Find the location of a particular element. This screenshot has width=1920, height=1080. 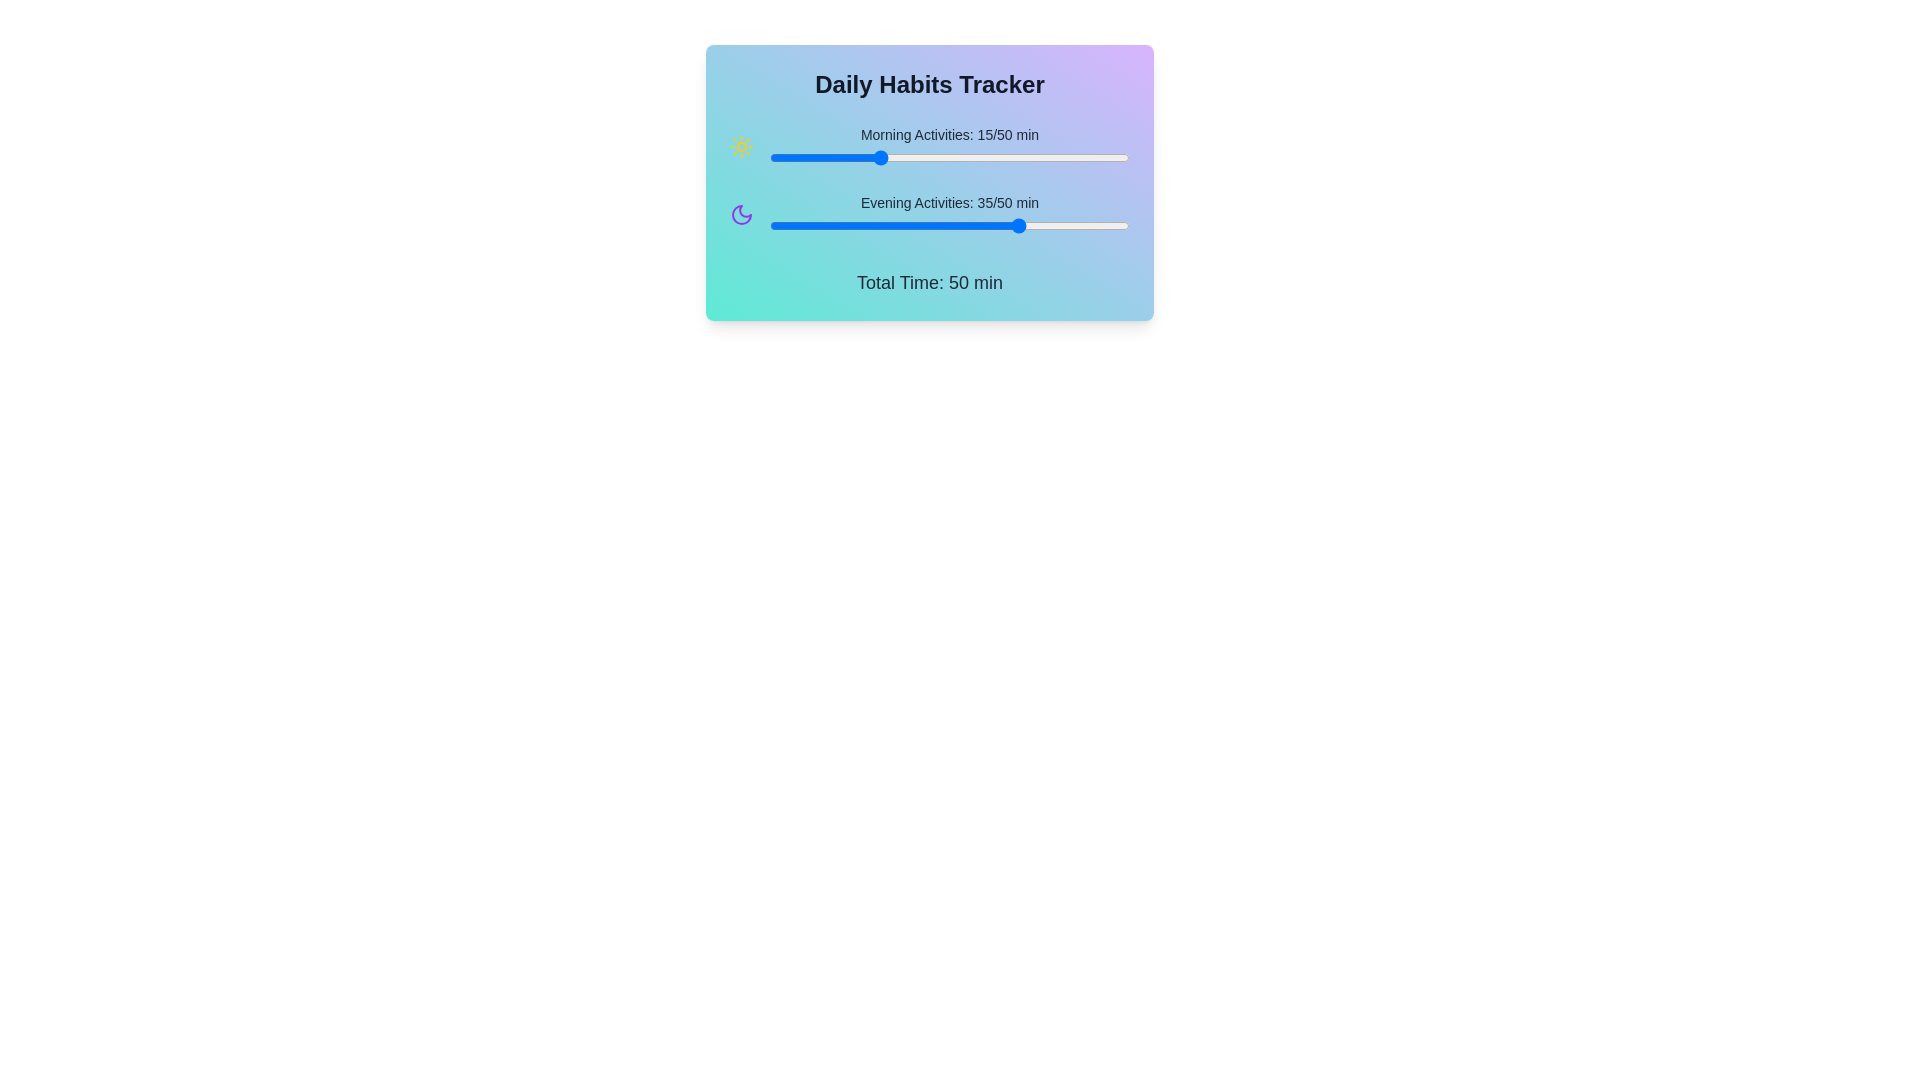

the morning activities slider is located at coordinates (949, 157).